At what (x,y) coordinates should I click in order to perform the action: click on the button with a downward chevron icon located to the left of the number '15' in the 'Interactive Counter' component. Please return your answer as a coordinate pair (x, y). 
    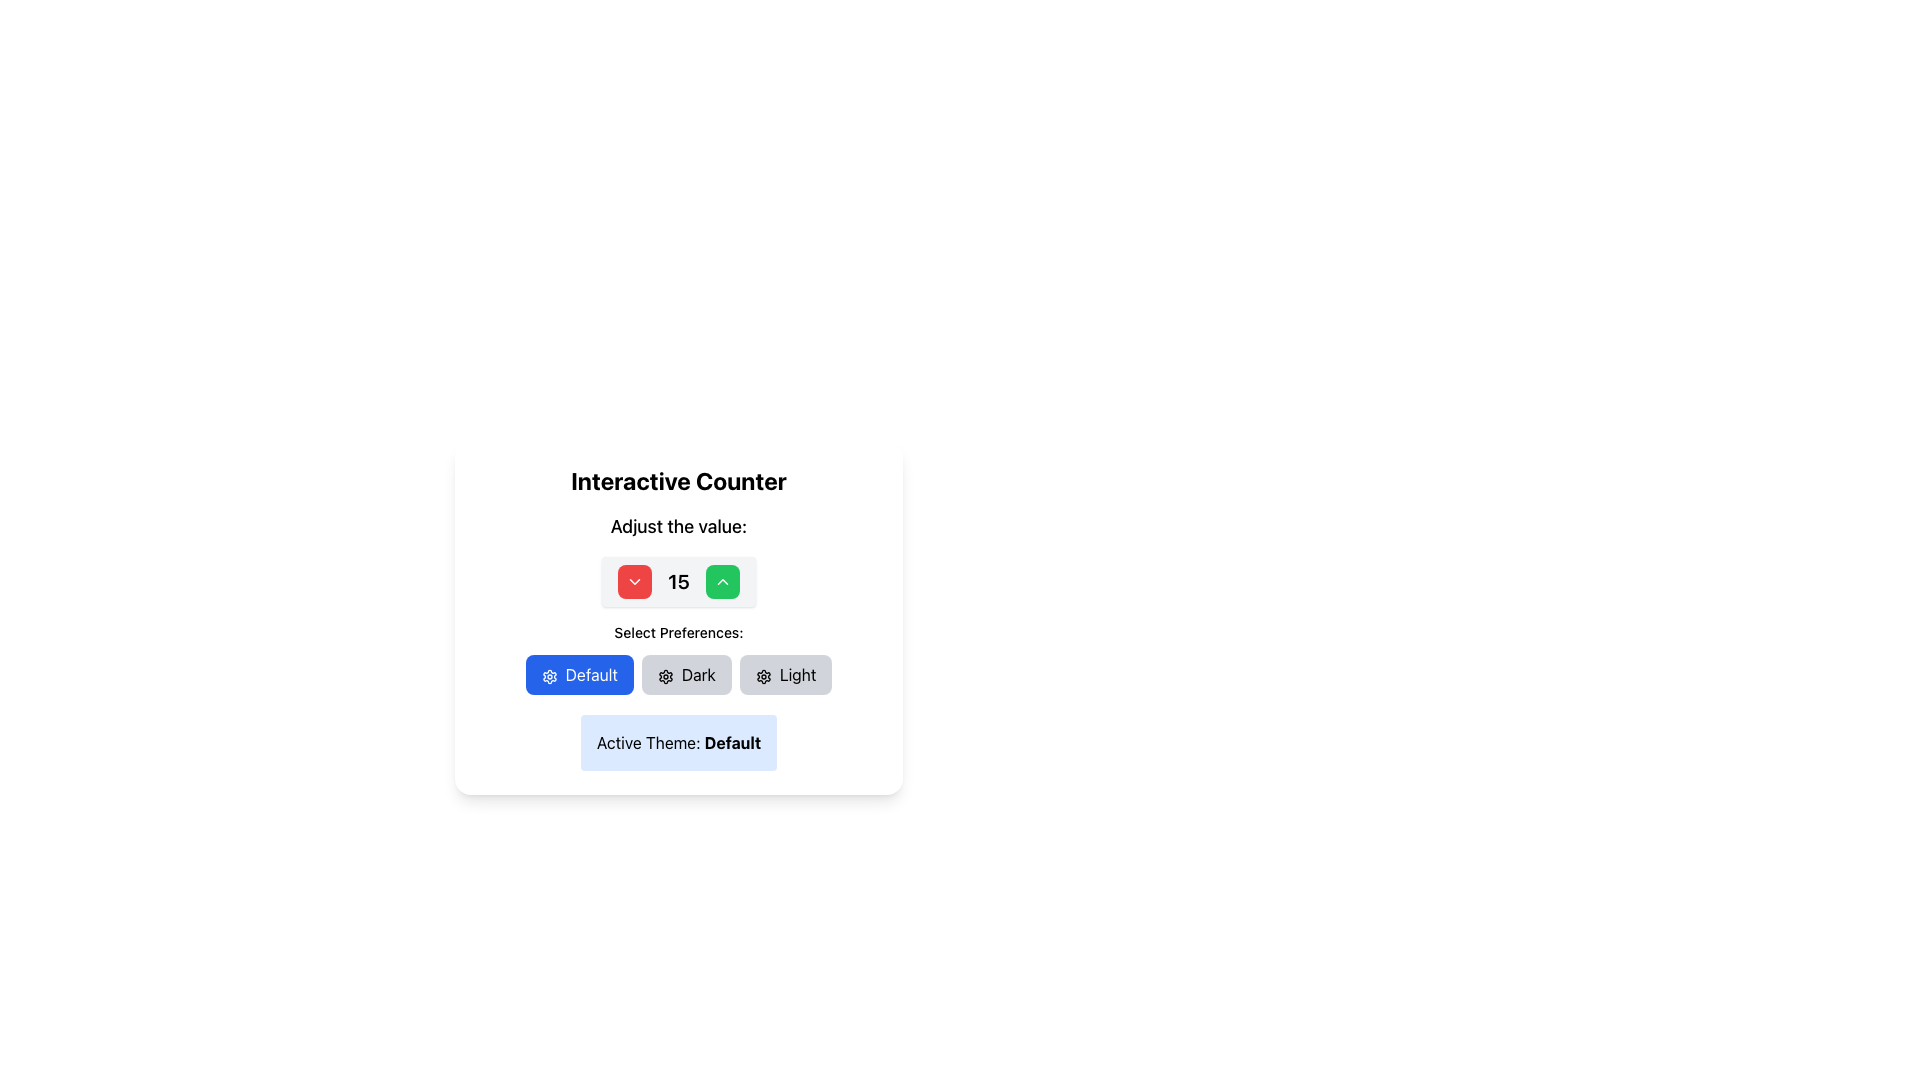
    Looking at the image, I should click on (634, 582).